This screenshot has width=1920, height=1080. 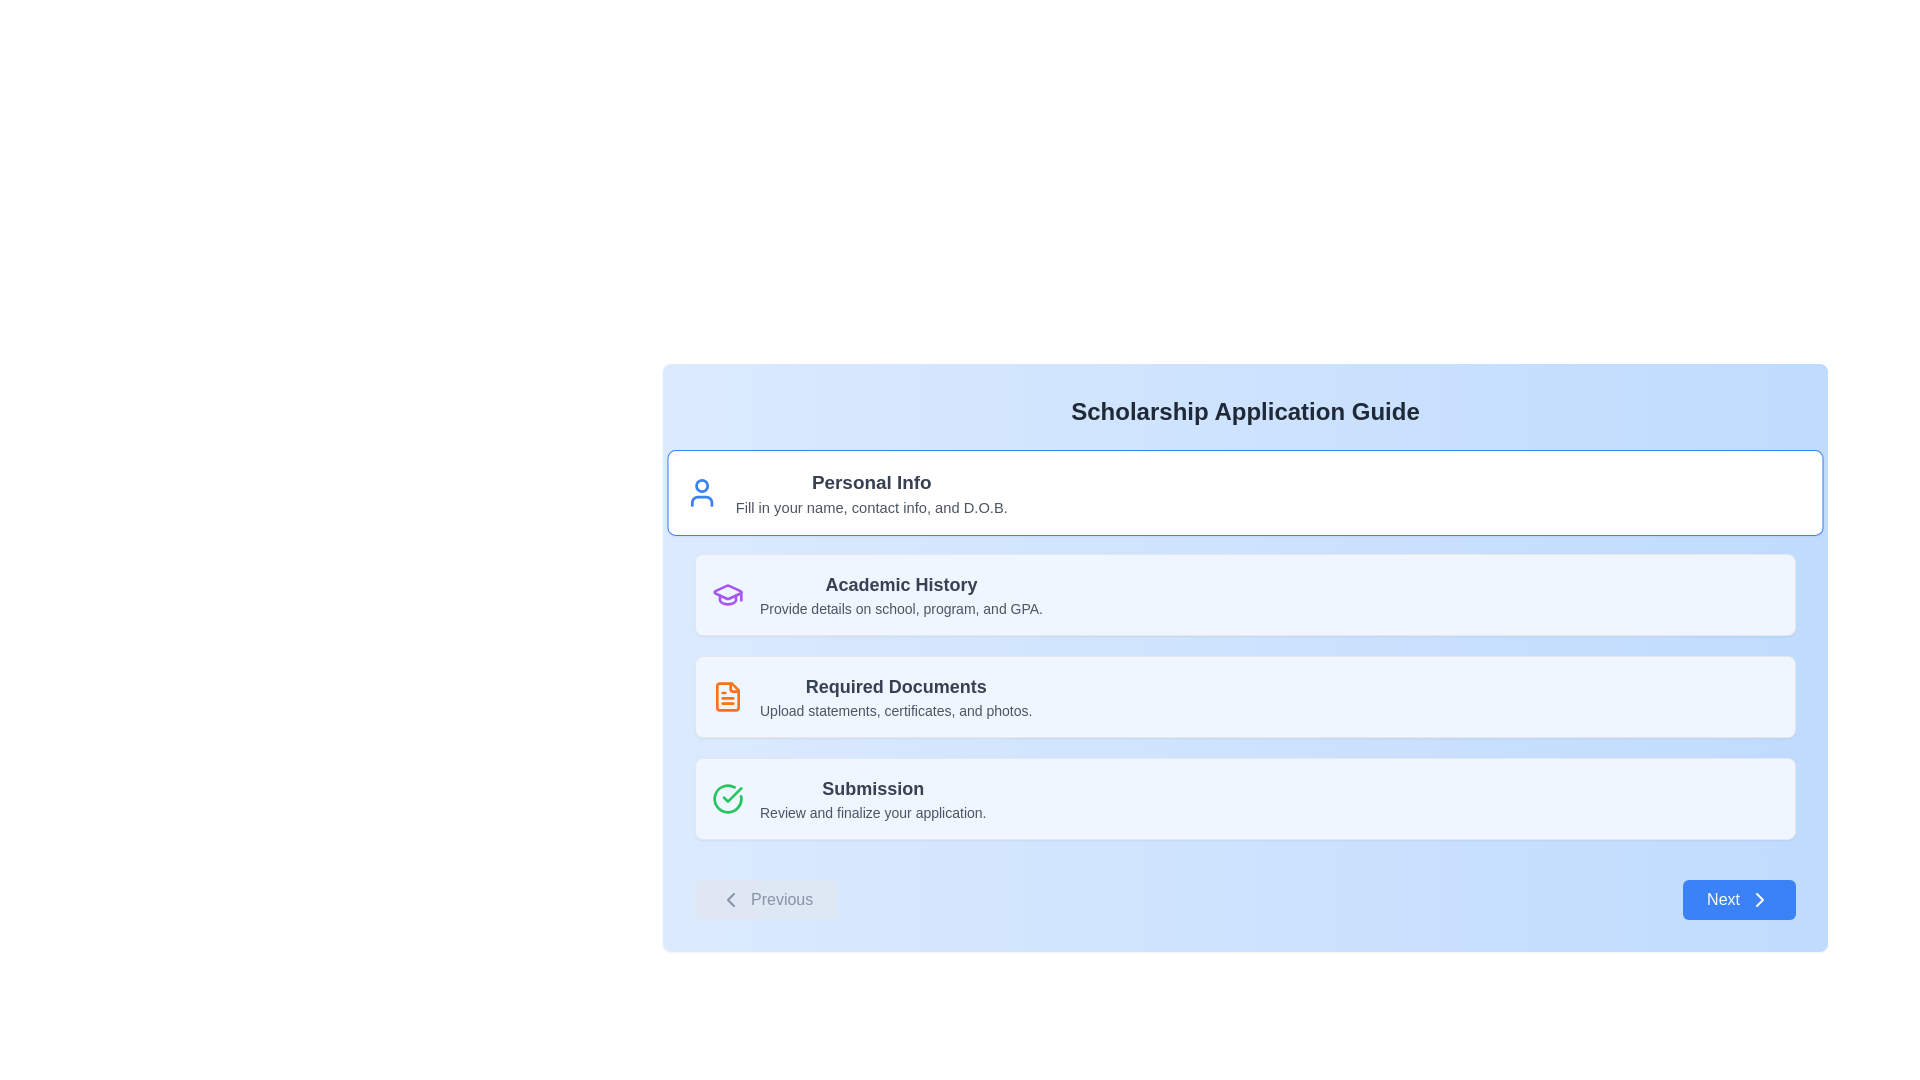 What do you see at coordinates (731, 793) in the screenshot?
I see `the green checkmark icon within the circular SVG graphic located at the bottom-right corner of the 'Submission' section` at bounding box center [731, 793].